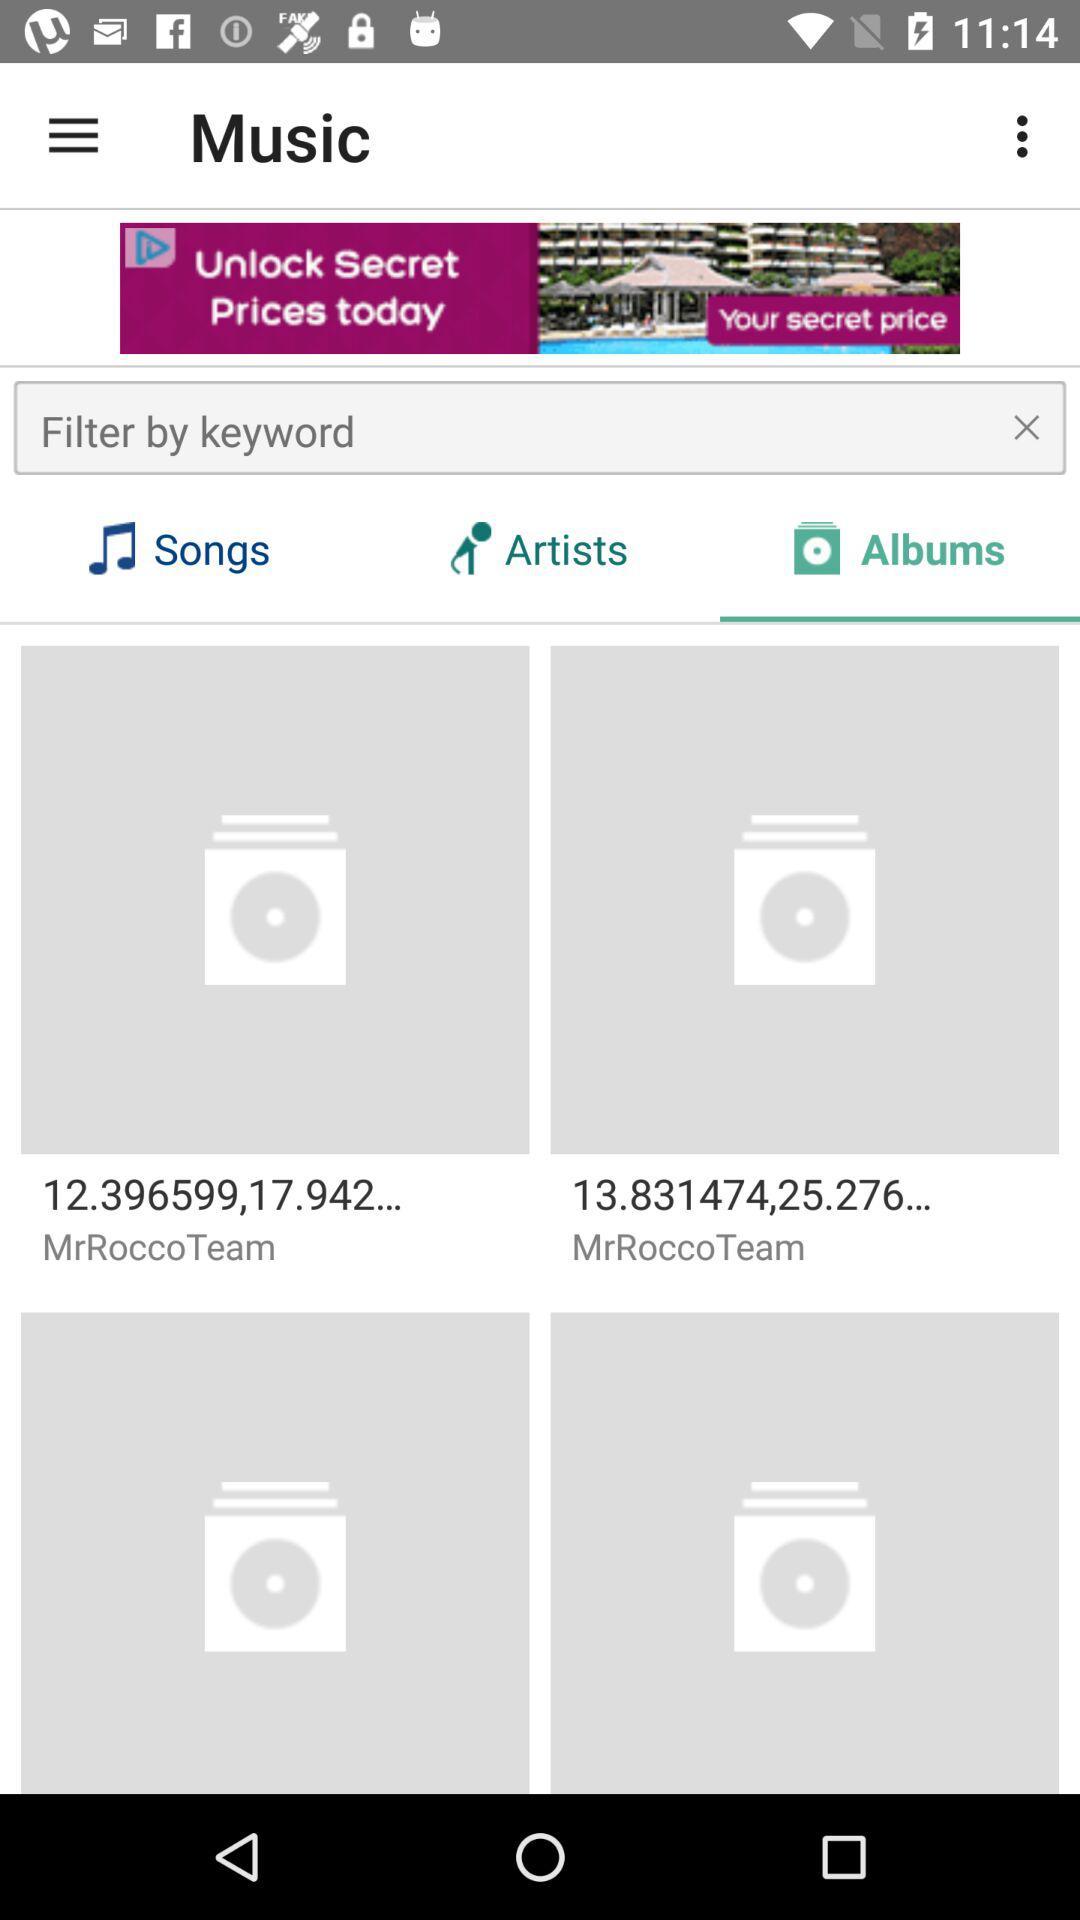 This screenshot has width=1080, height=1920. Describe the element at coordinates (1026, 426) in the screenshot. I see `the cross mark symbol right to the text filter by keyword` at that location.